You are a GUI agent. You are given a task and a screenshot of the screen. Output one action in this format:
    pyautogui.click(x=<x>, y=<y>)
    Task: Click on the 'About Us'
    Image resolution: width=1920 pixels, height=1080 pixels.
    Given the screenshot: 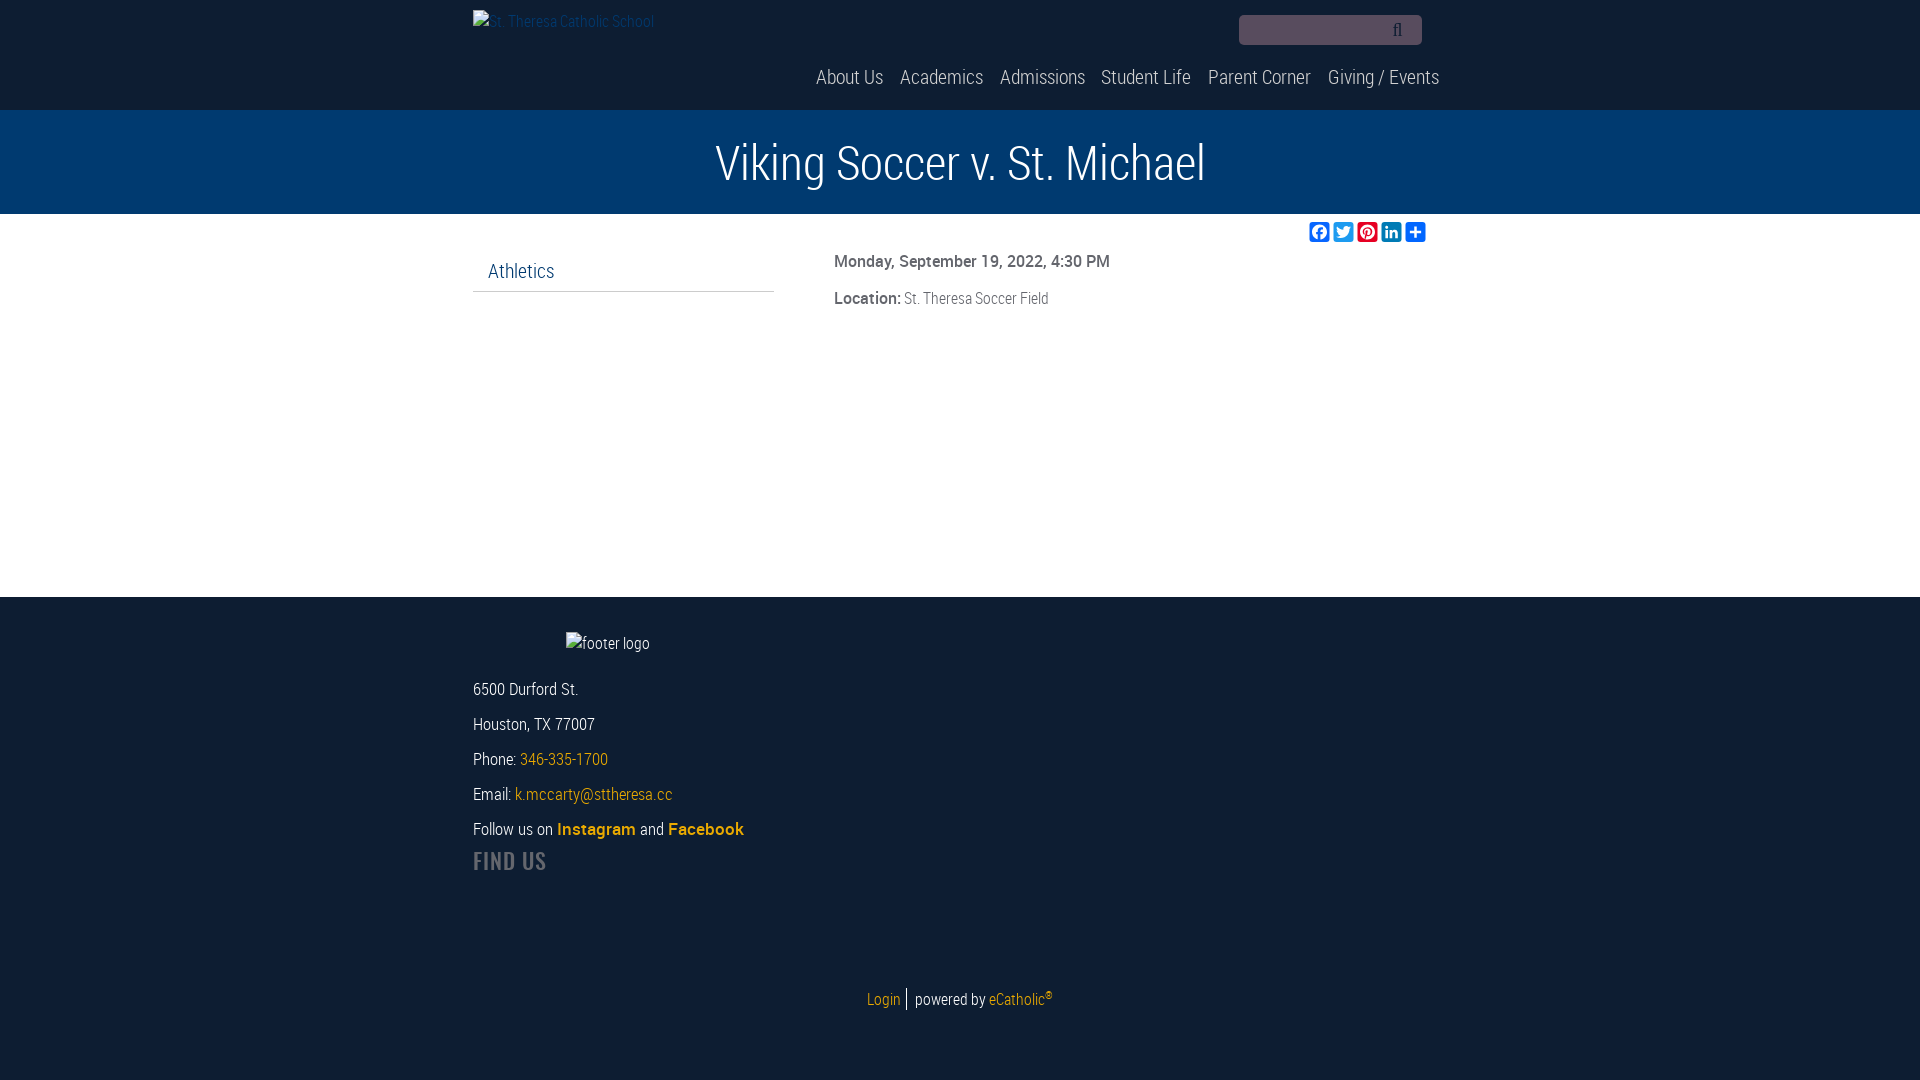 What is the action you would take?
    pyautogui.click(x=849, y=75)
    